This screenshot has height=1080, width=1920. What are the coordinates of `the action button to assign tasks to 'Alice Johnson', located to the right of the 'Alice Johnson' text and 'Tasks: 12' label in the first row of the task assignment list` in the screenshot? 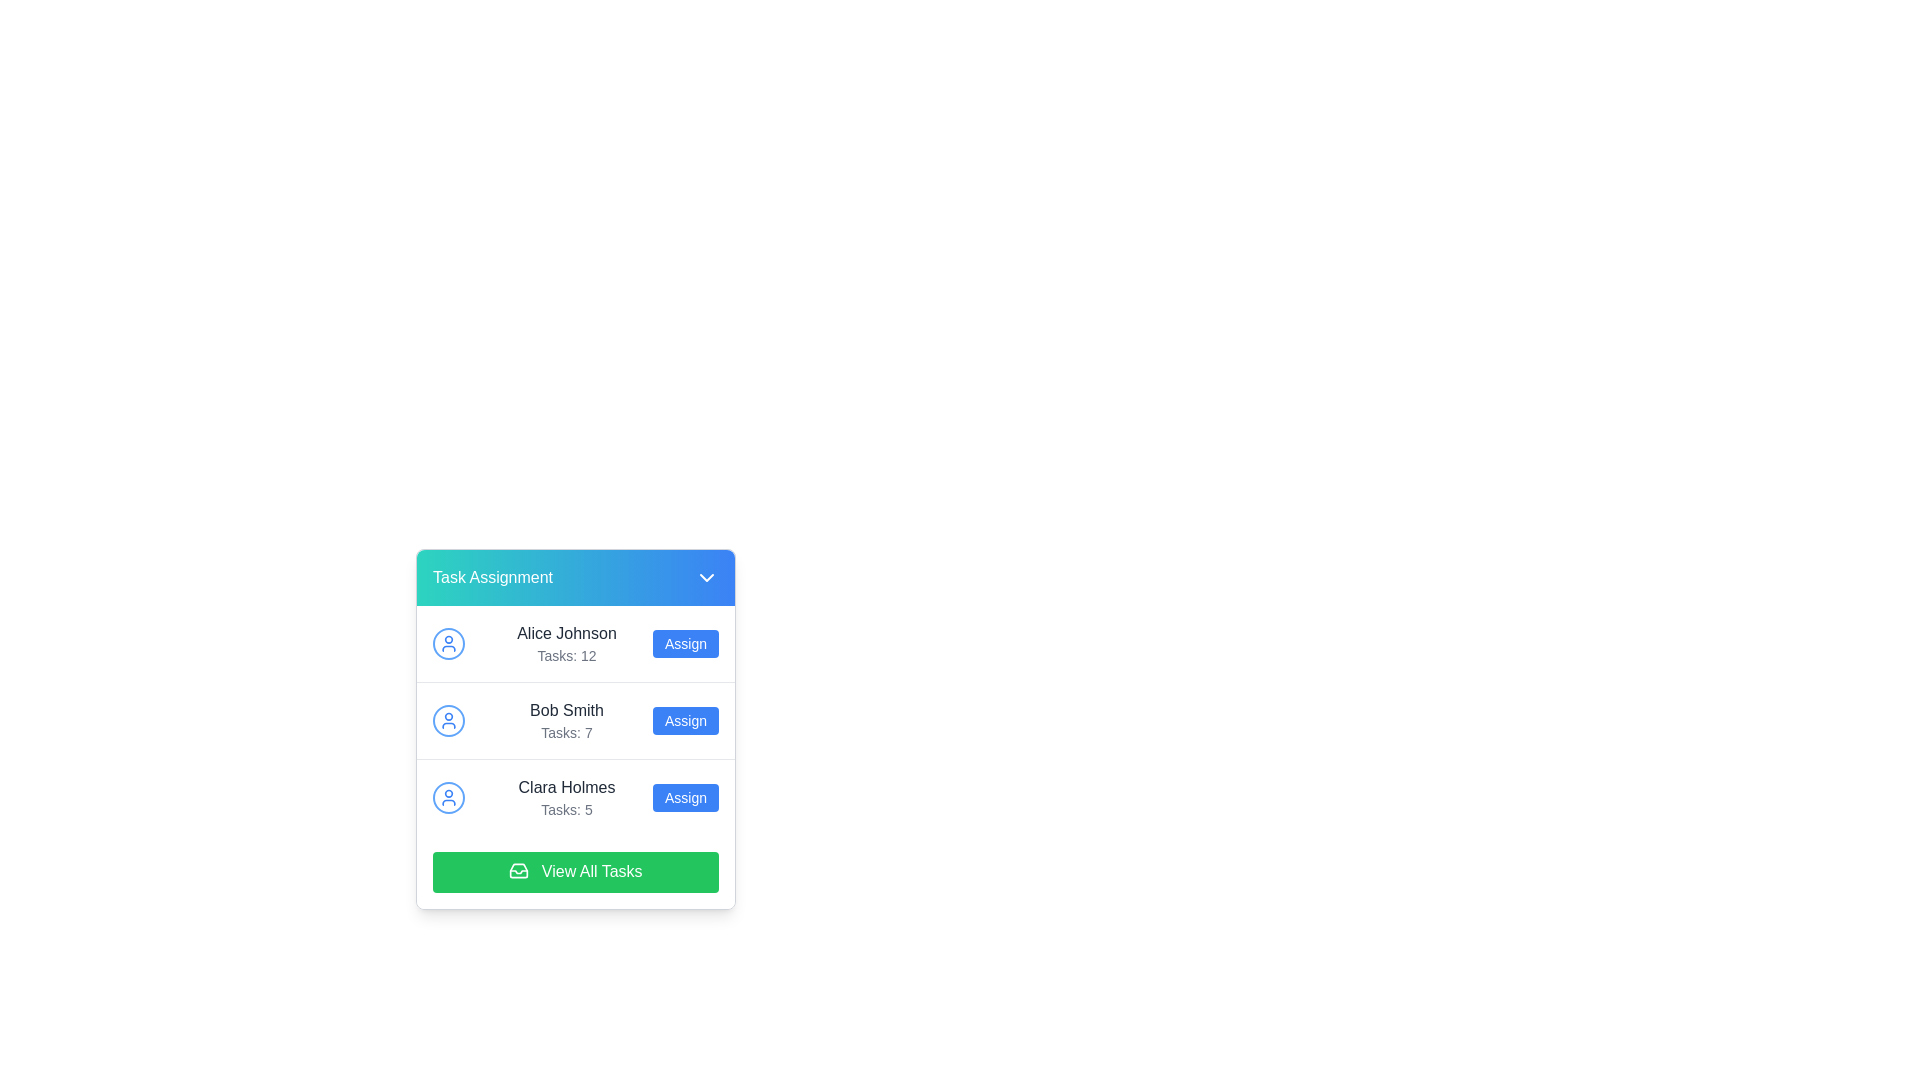 It's located at (686, 644).